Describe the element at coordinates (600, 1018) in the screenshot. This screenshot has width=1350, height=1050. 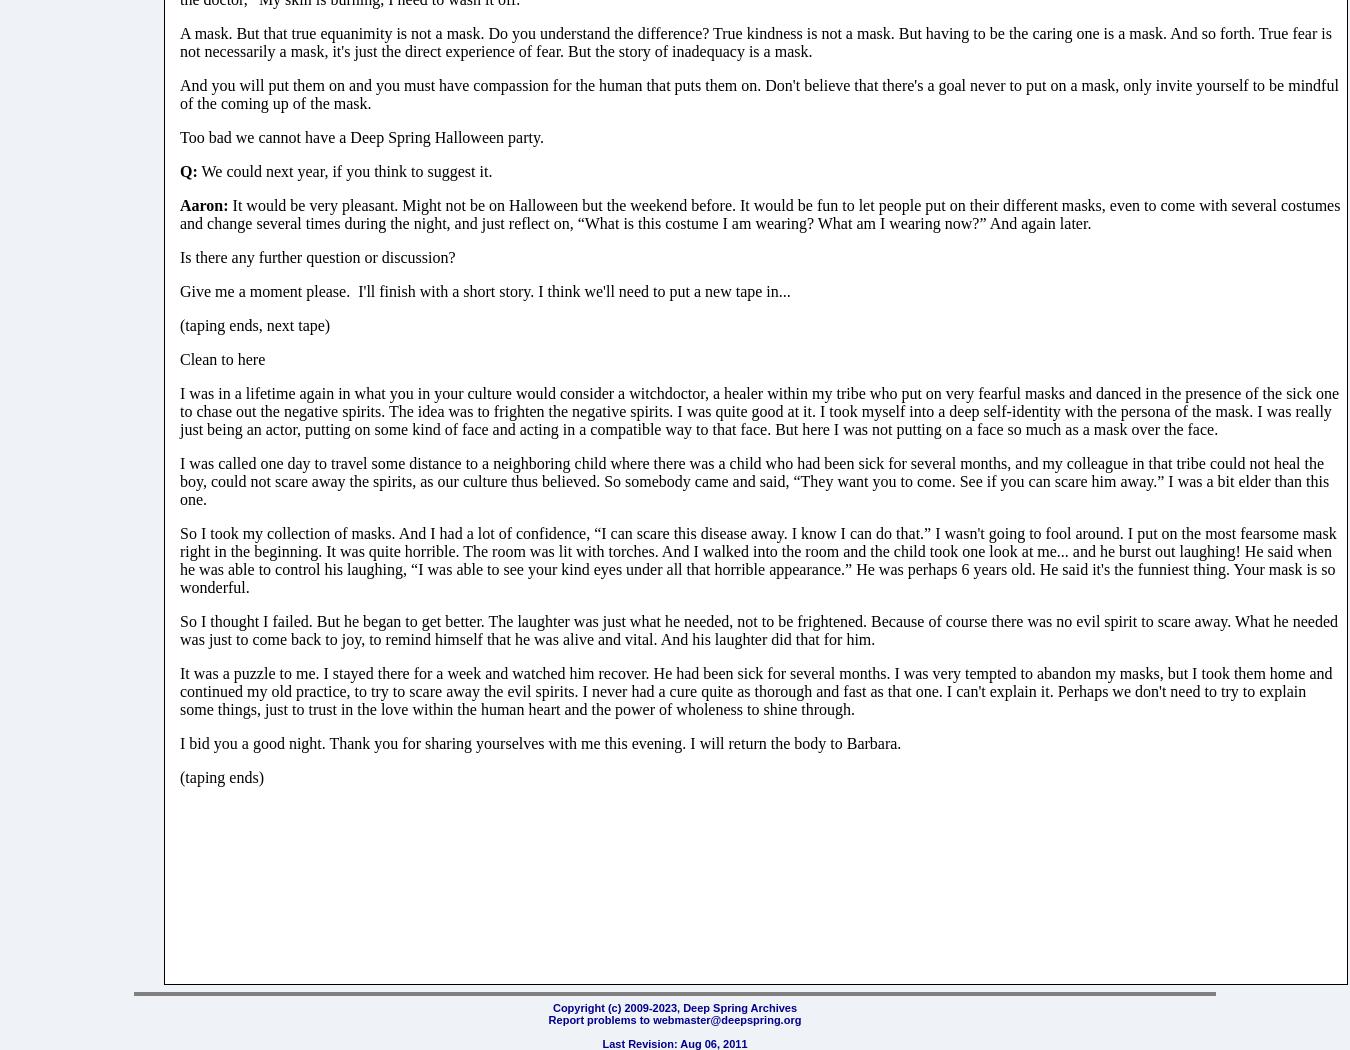
I see `'Report problems to'` at that location.